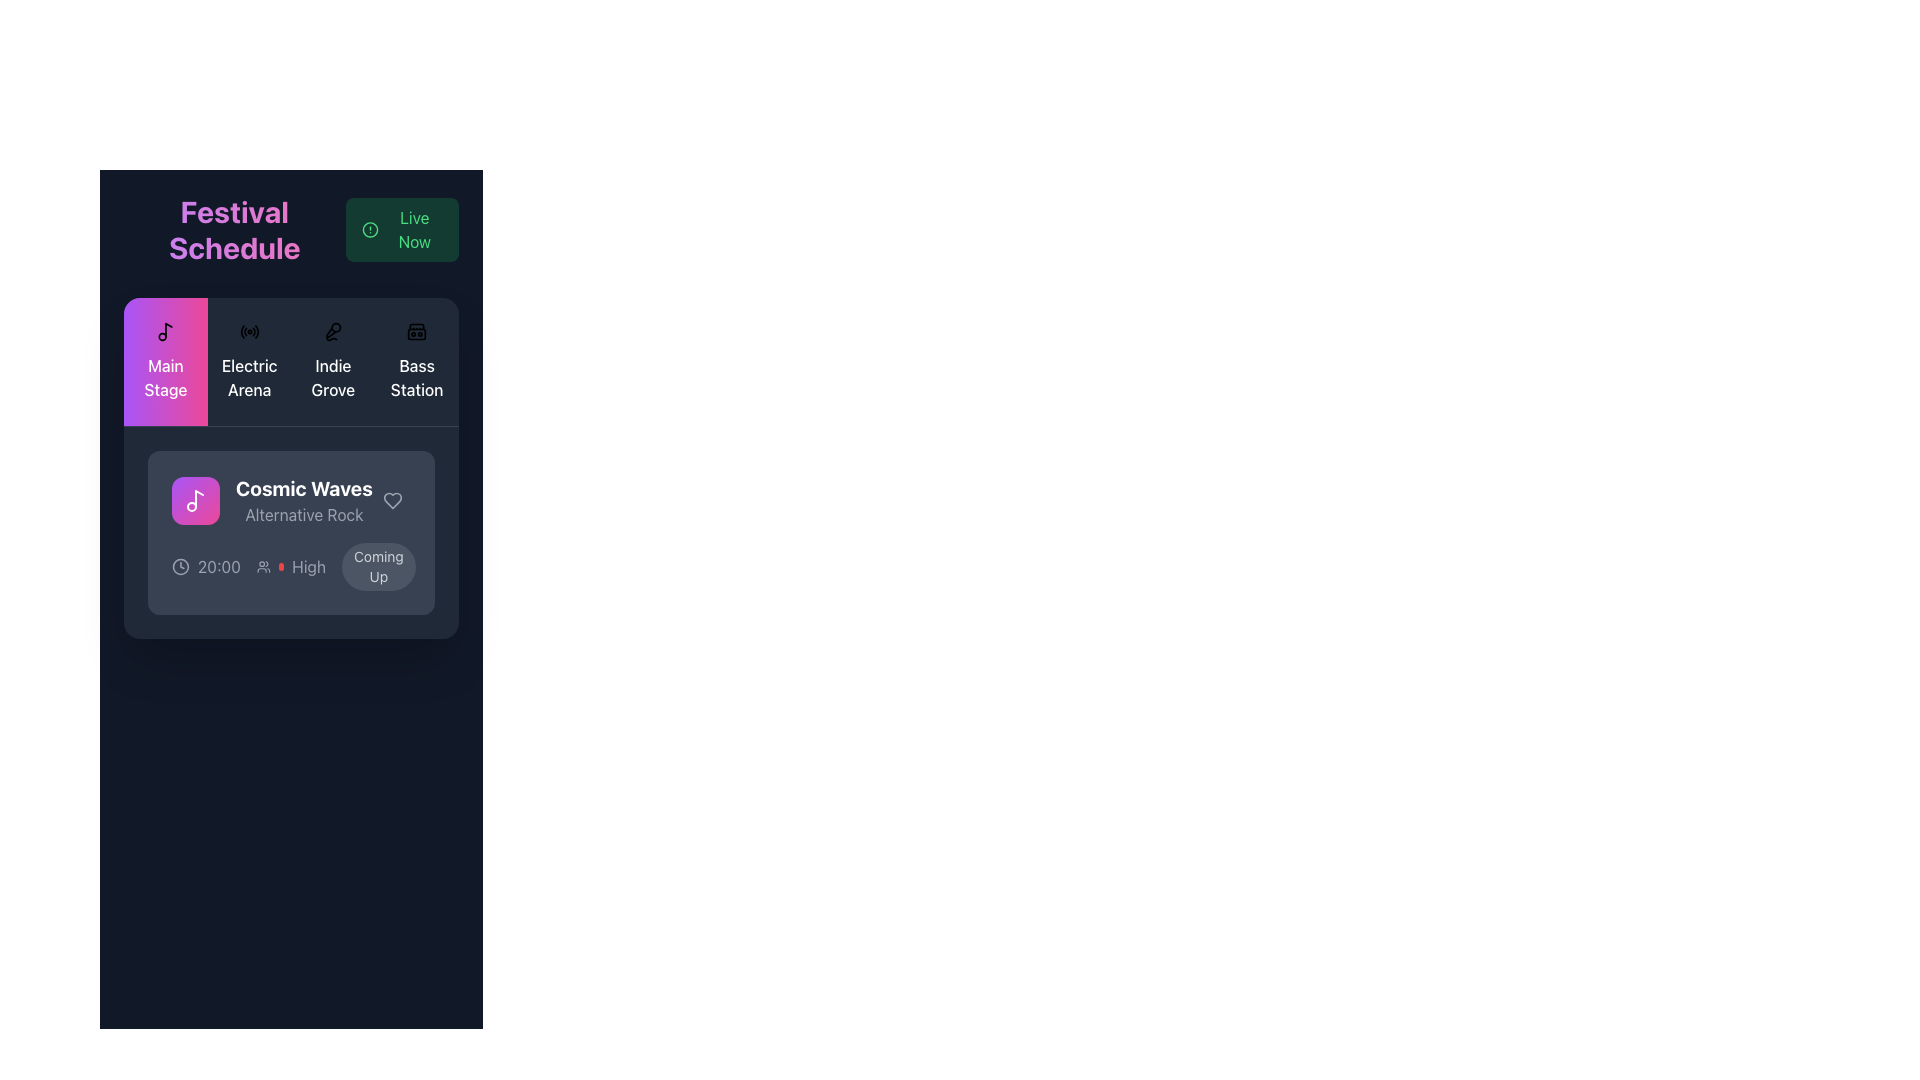 Image resolution: width=1920 pixels, height=1080 pixels. Describe the element at coordinates (333, 362) in the screenshot. I see `the 'Indie Grove' button, which features a microphone icon and white text` at that location.